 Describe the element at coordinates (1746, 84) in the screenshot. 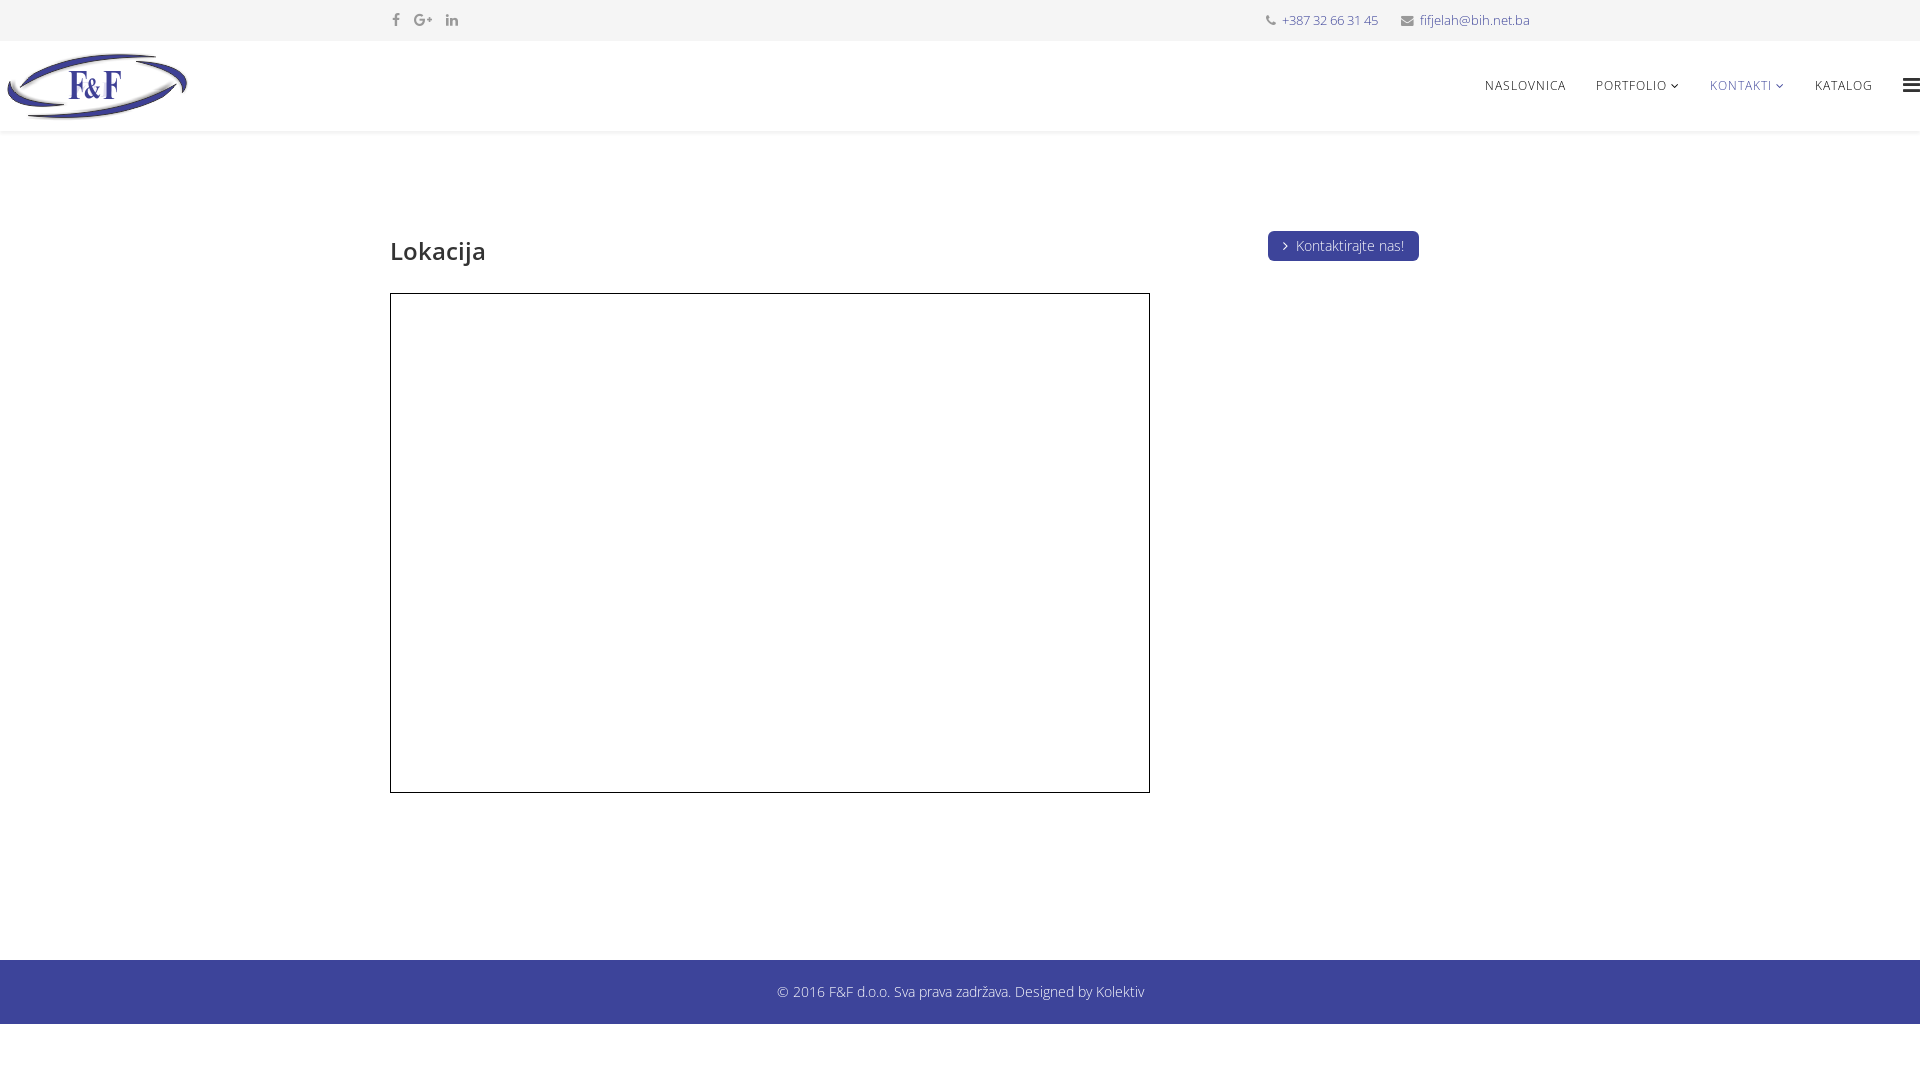

I see `'KONTAKTI'` at that location.